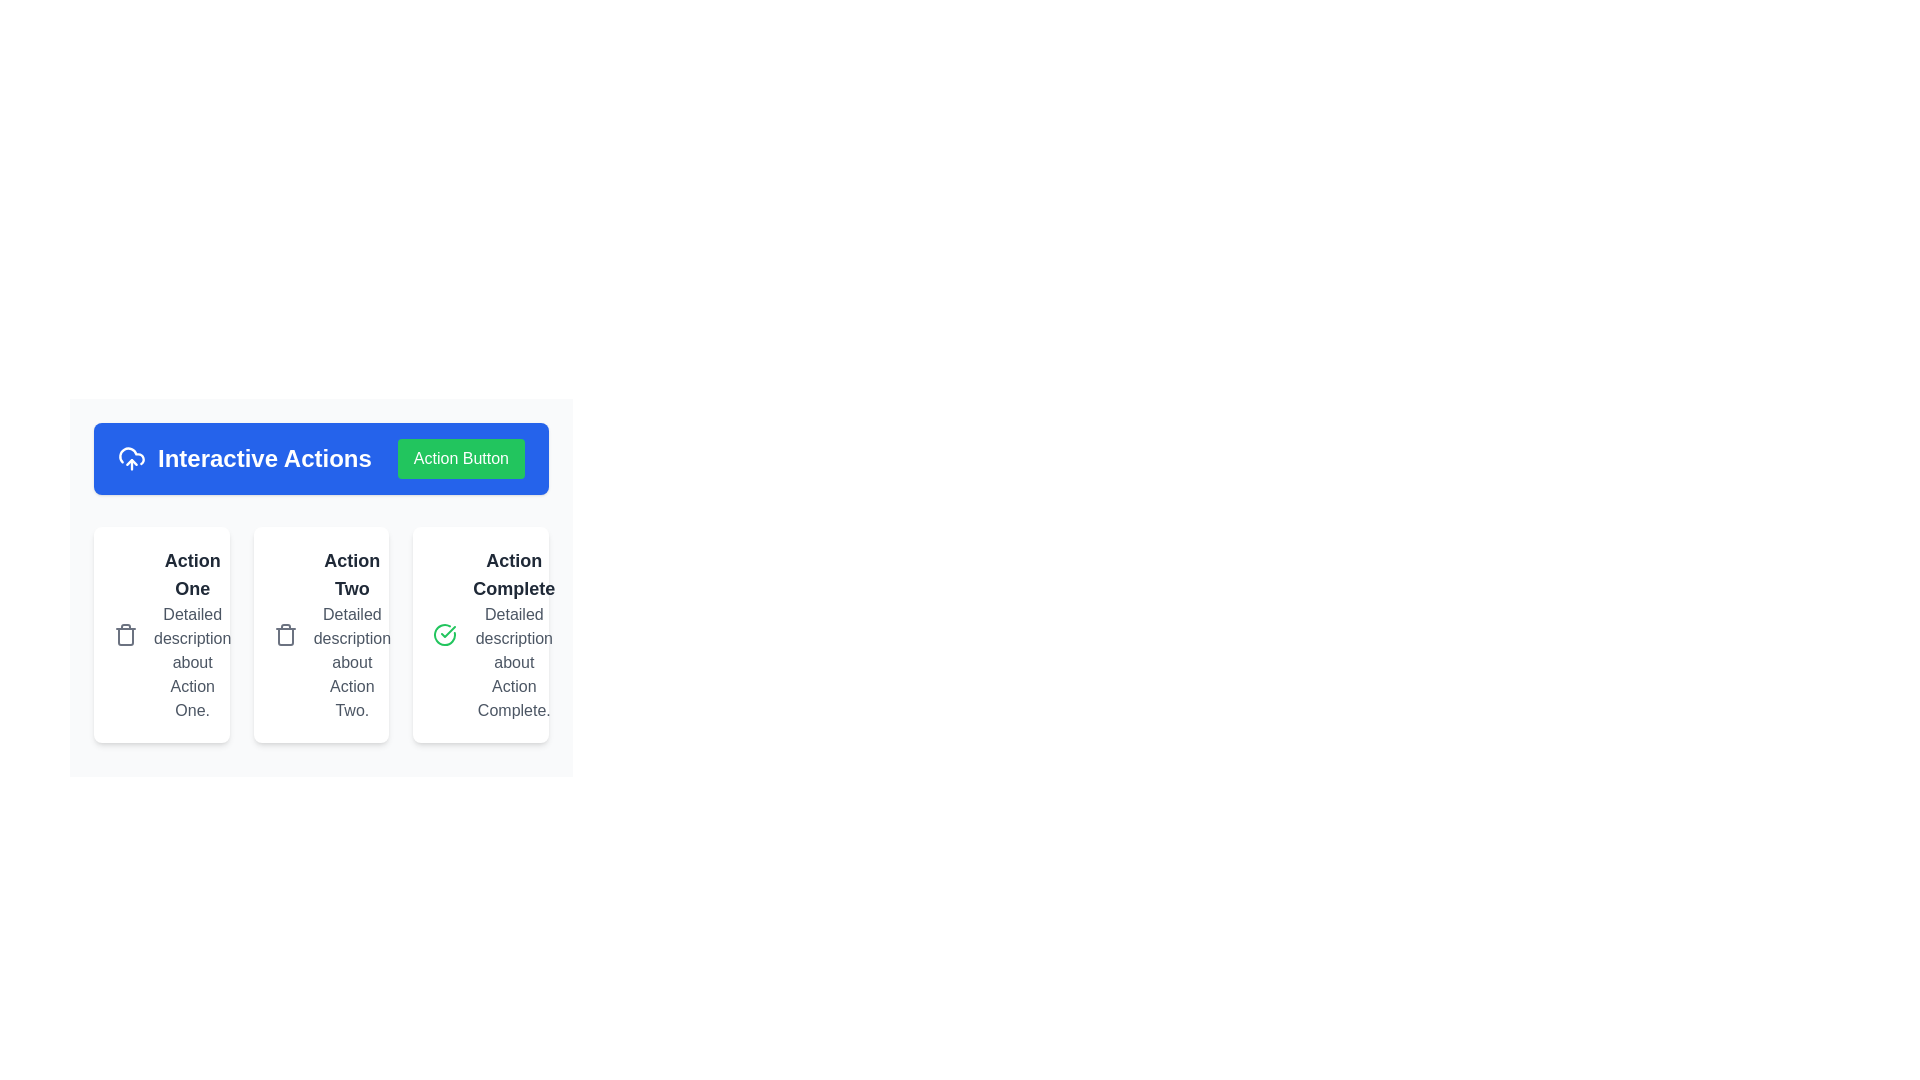 This screenshot has height=1080, width=1920. I want to click on the text block displaying the header 'Action Two' and the paragraph 'Detailed description about Action Two', which is the second item in a horizontally aligned list, so click(352, 635).